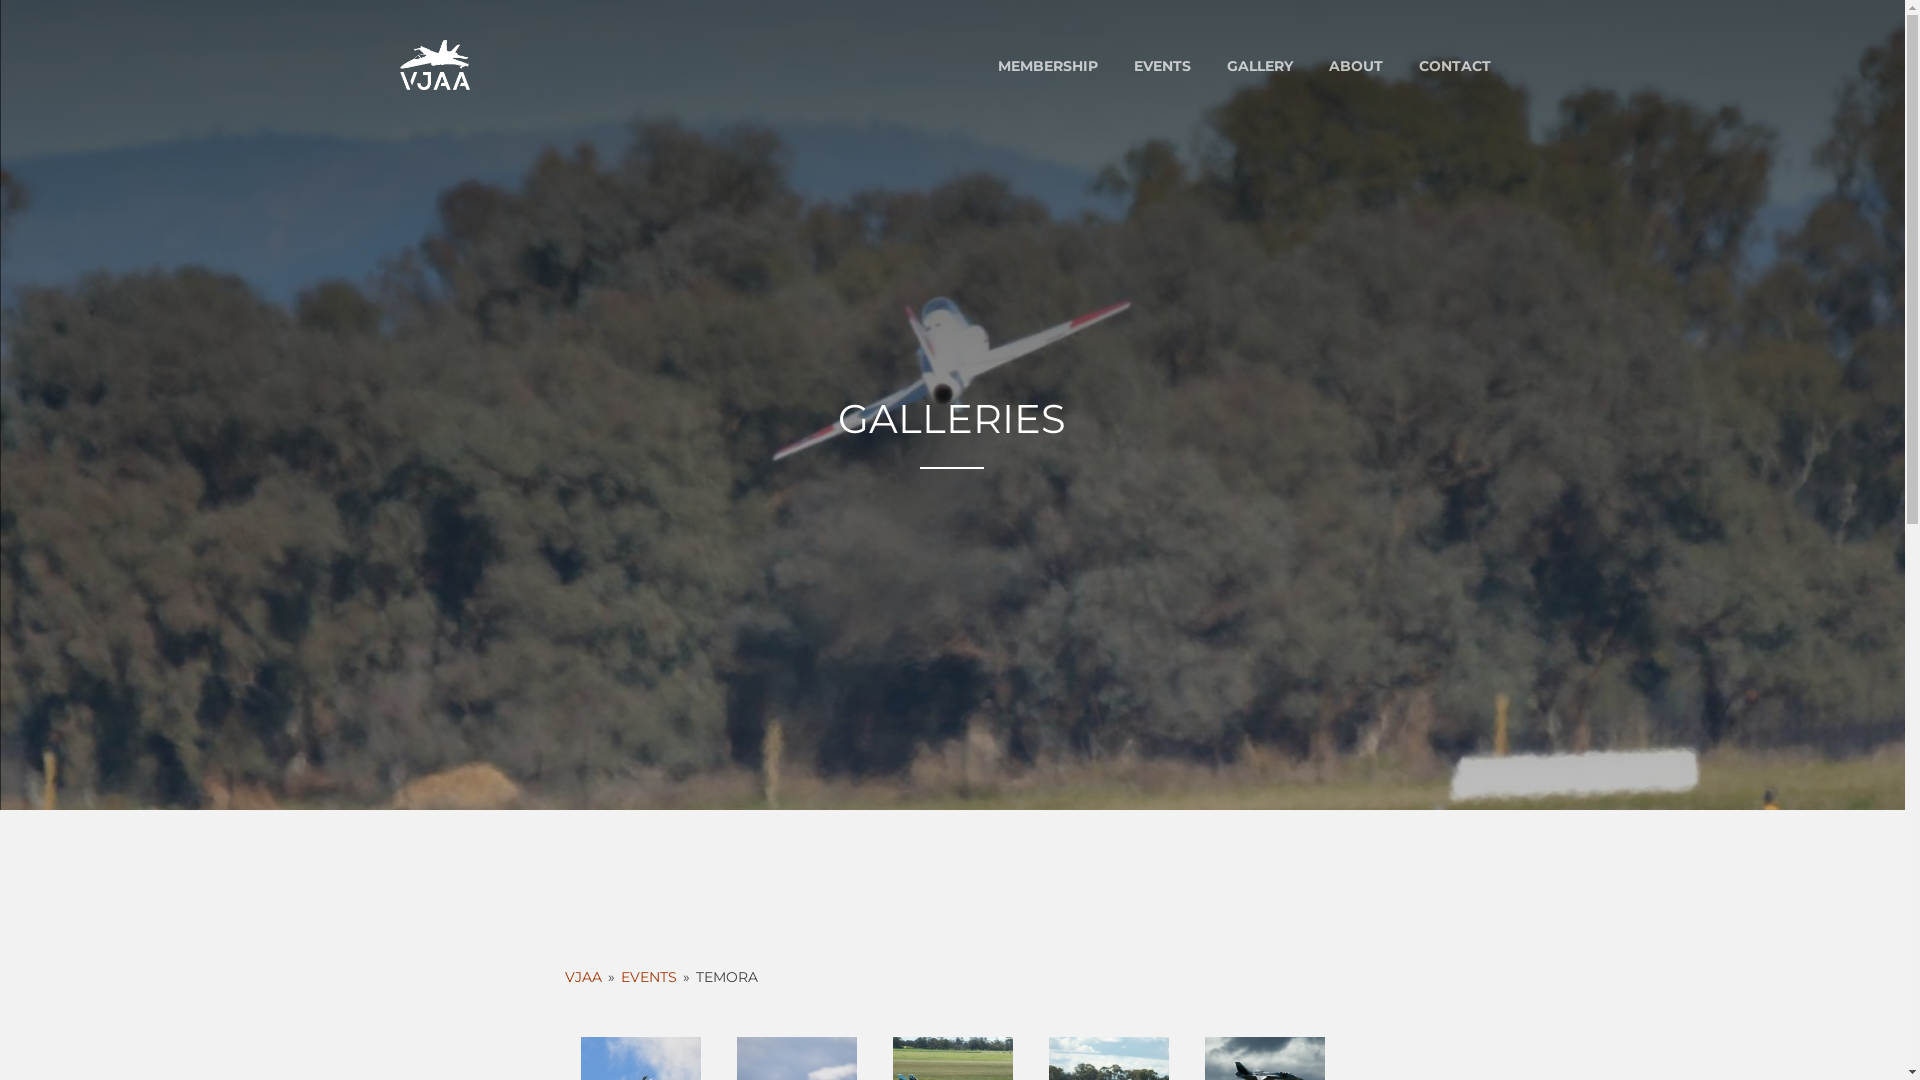 Image resolution: width=1920 pixels, height=1080 pixels. What do you see at coordinates (1400, 65) in the screenshot?
I see `'CONTACT'` at bounding box center [1400, 65].